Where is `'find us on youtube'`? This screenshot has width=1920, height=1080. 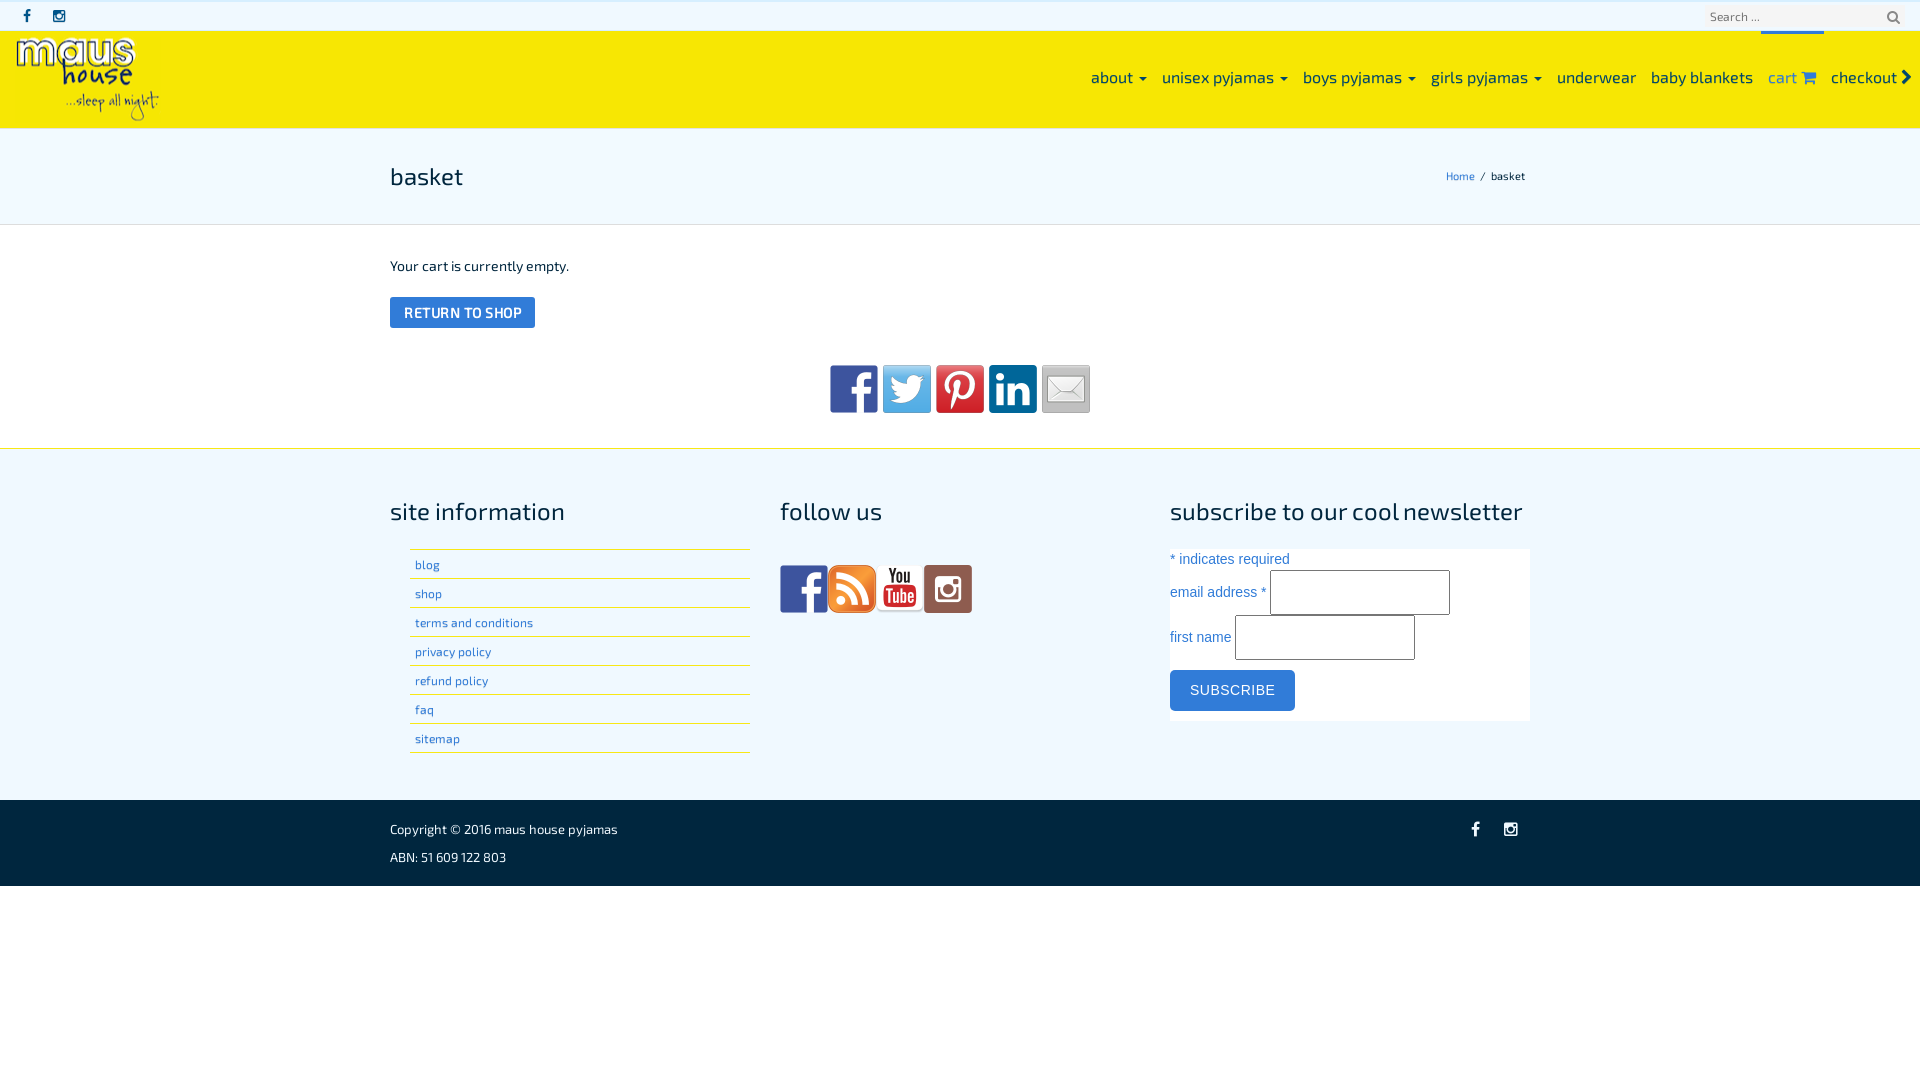 'find us on youtube' is located at coordinates (875, 588).